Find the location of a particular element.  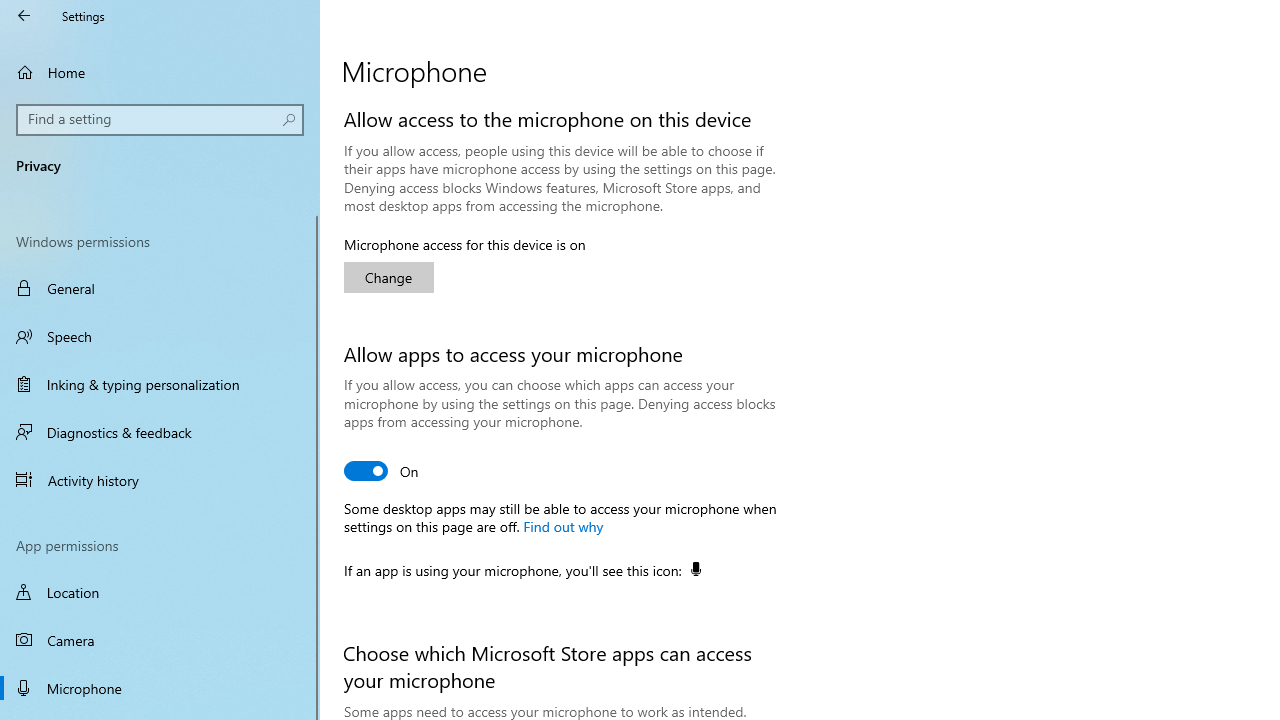

'Microphone' is located at coordinates (160, 686).